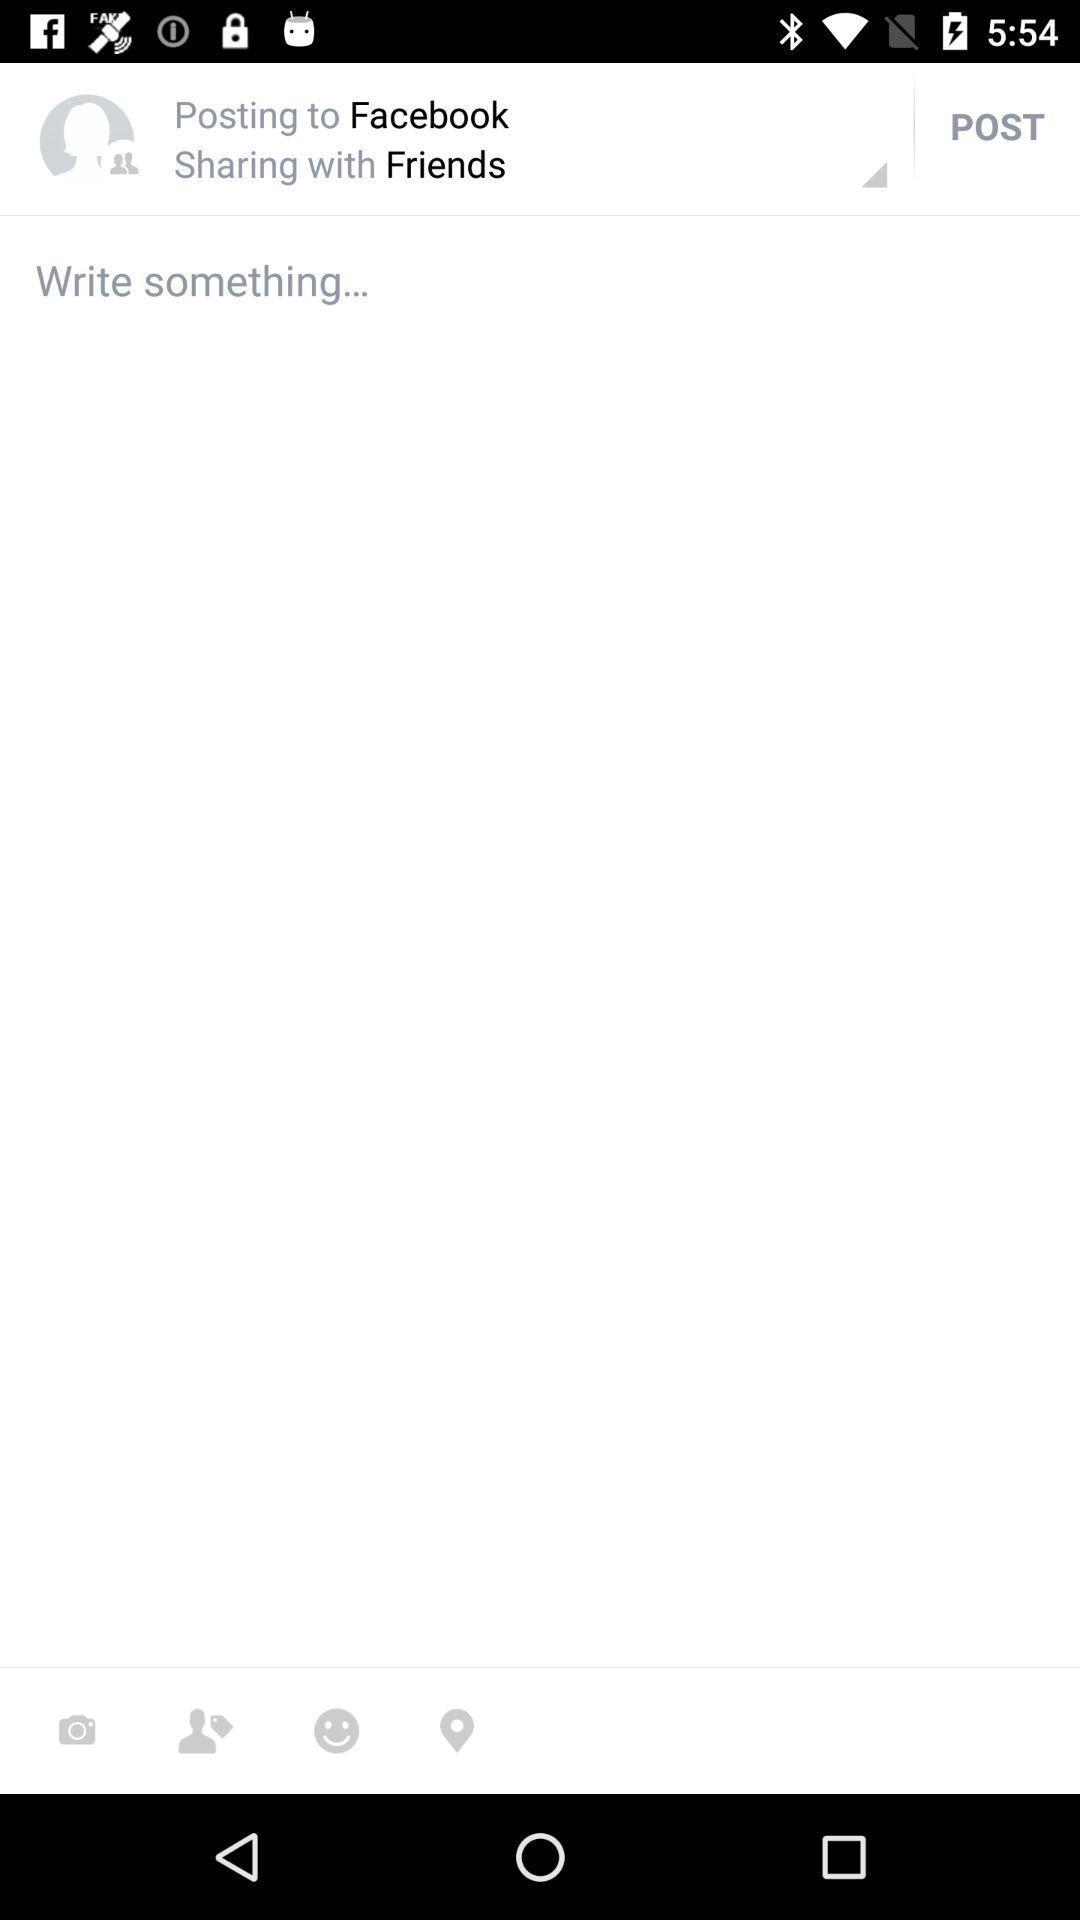 The height and width of the screenshot is (1920, 1080). I want to click on the location icon, so click(456, 1730).